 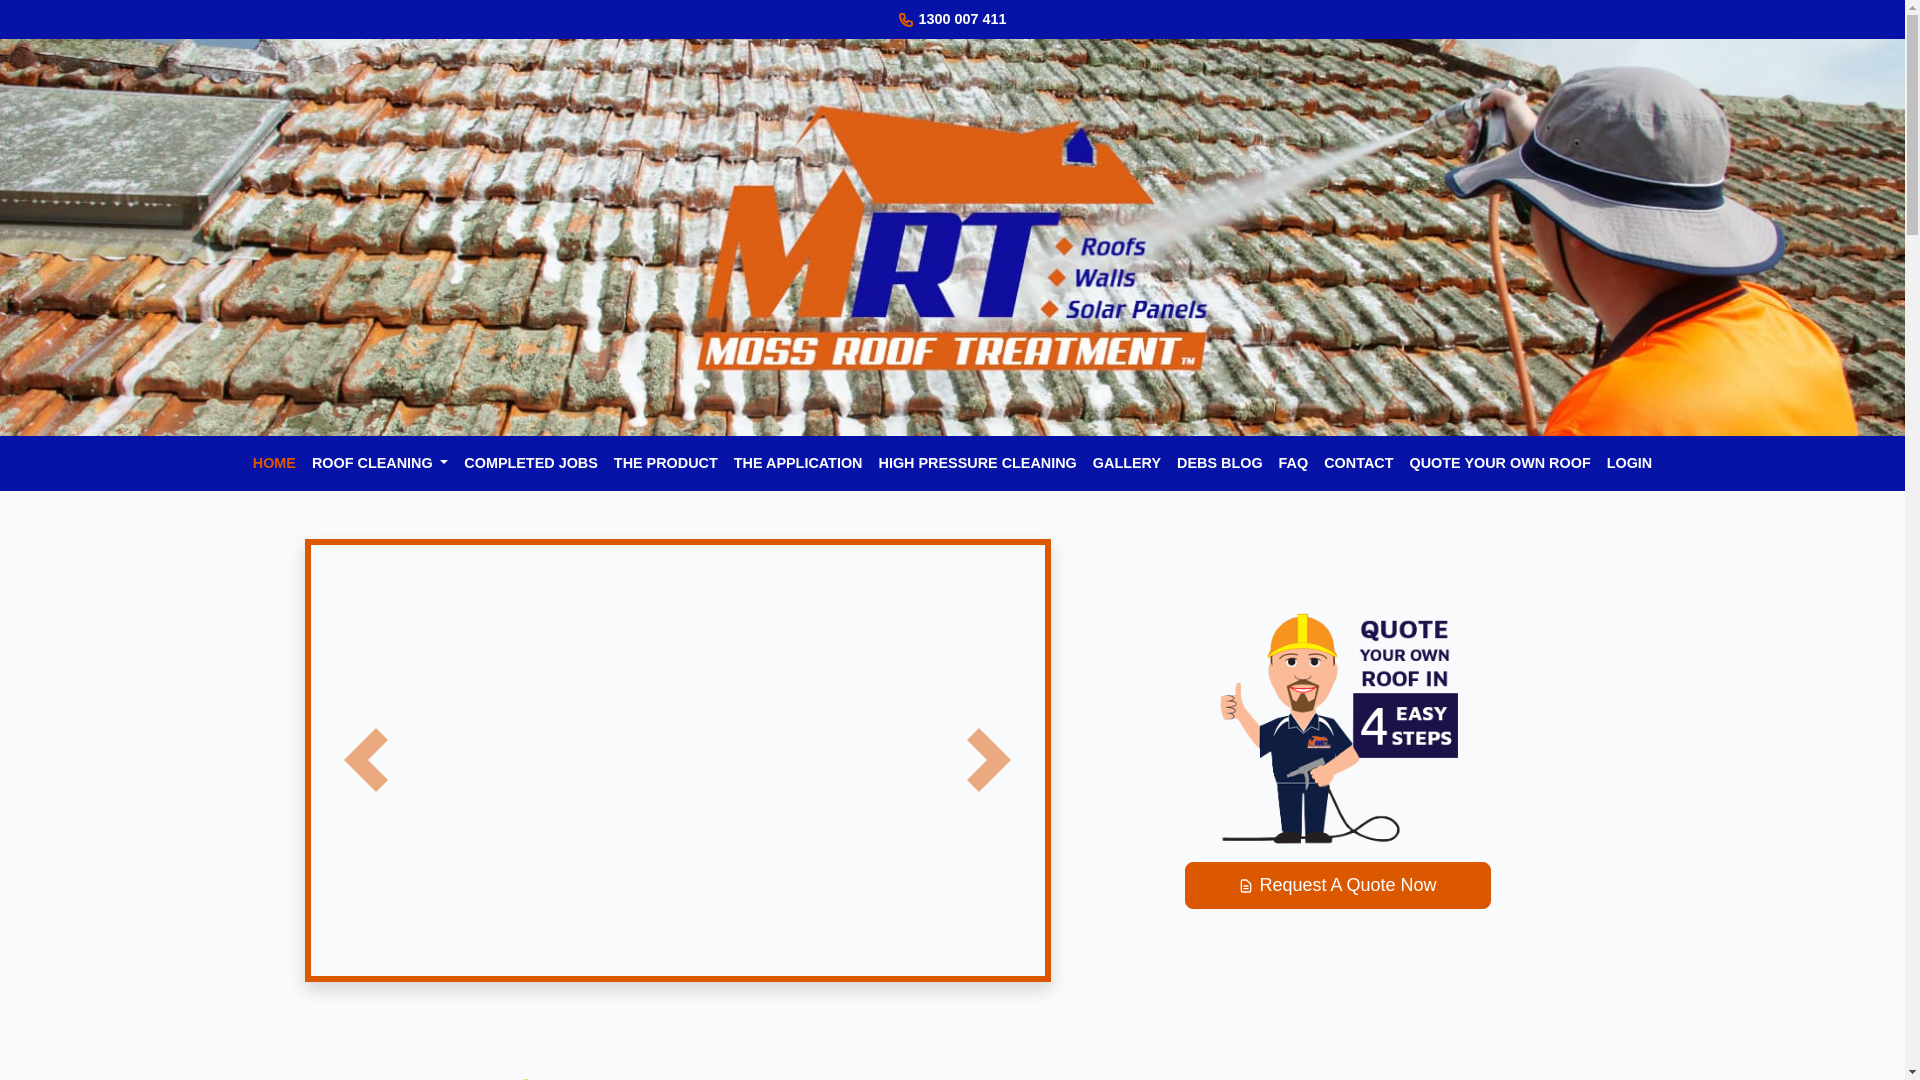 What do you see at coordinates (1337, 884) in the screenshot?
I see `'Request A Quote Now'` at bounding box center [1337, 884].